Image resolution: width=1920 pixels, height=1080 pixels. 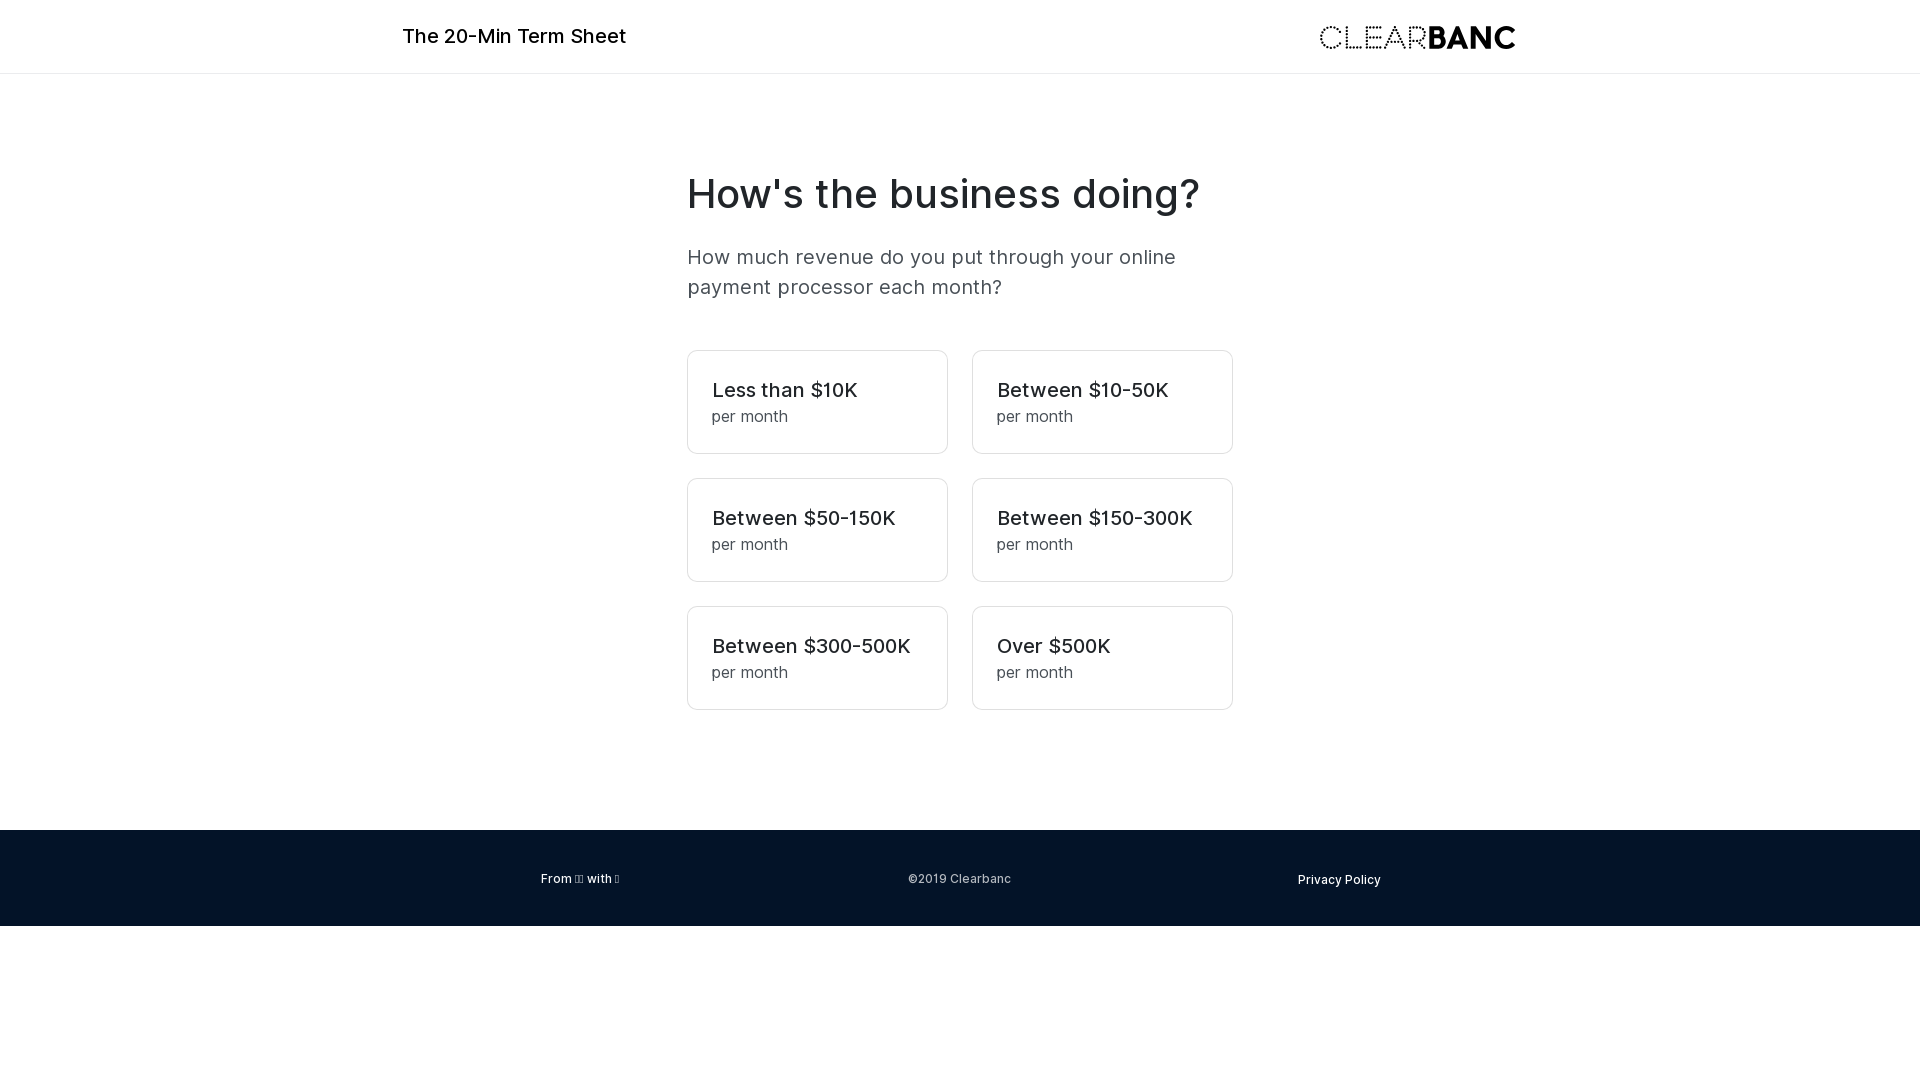 I want to click on 'Between $50-150K, so click(x=686, y=528).